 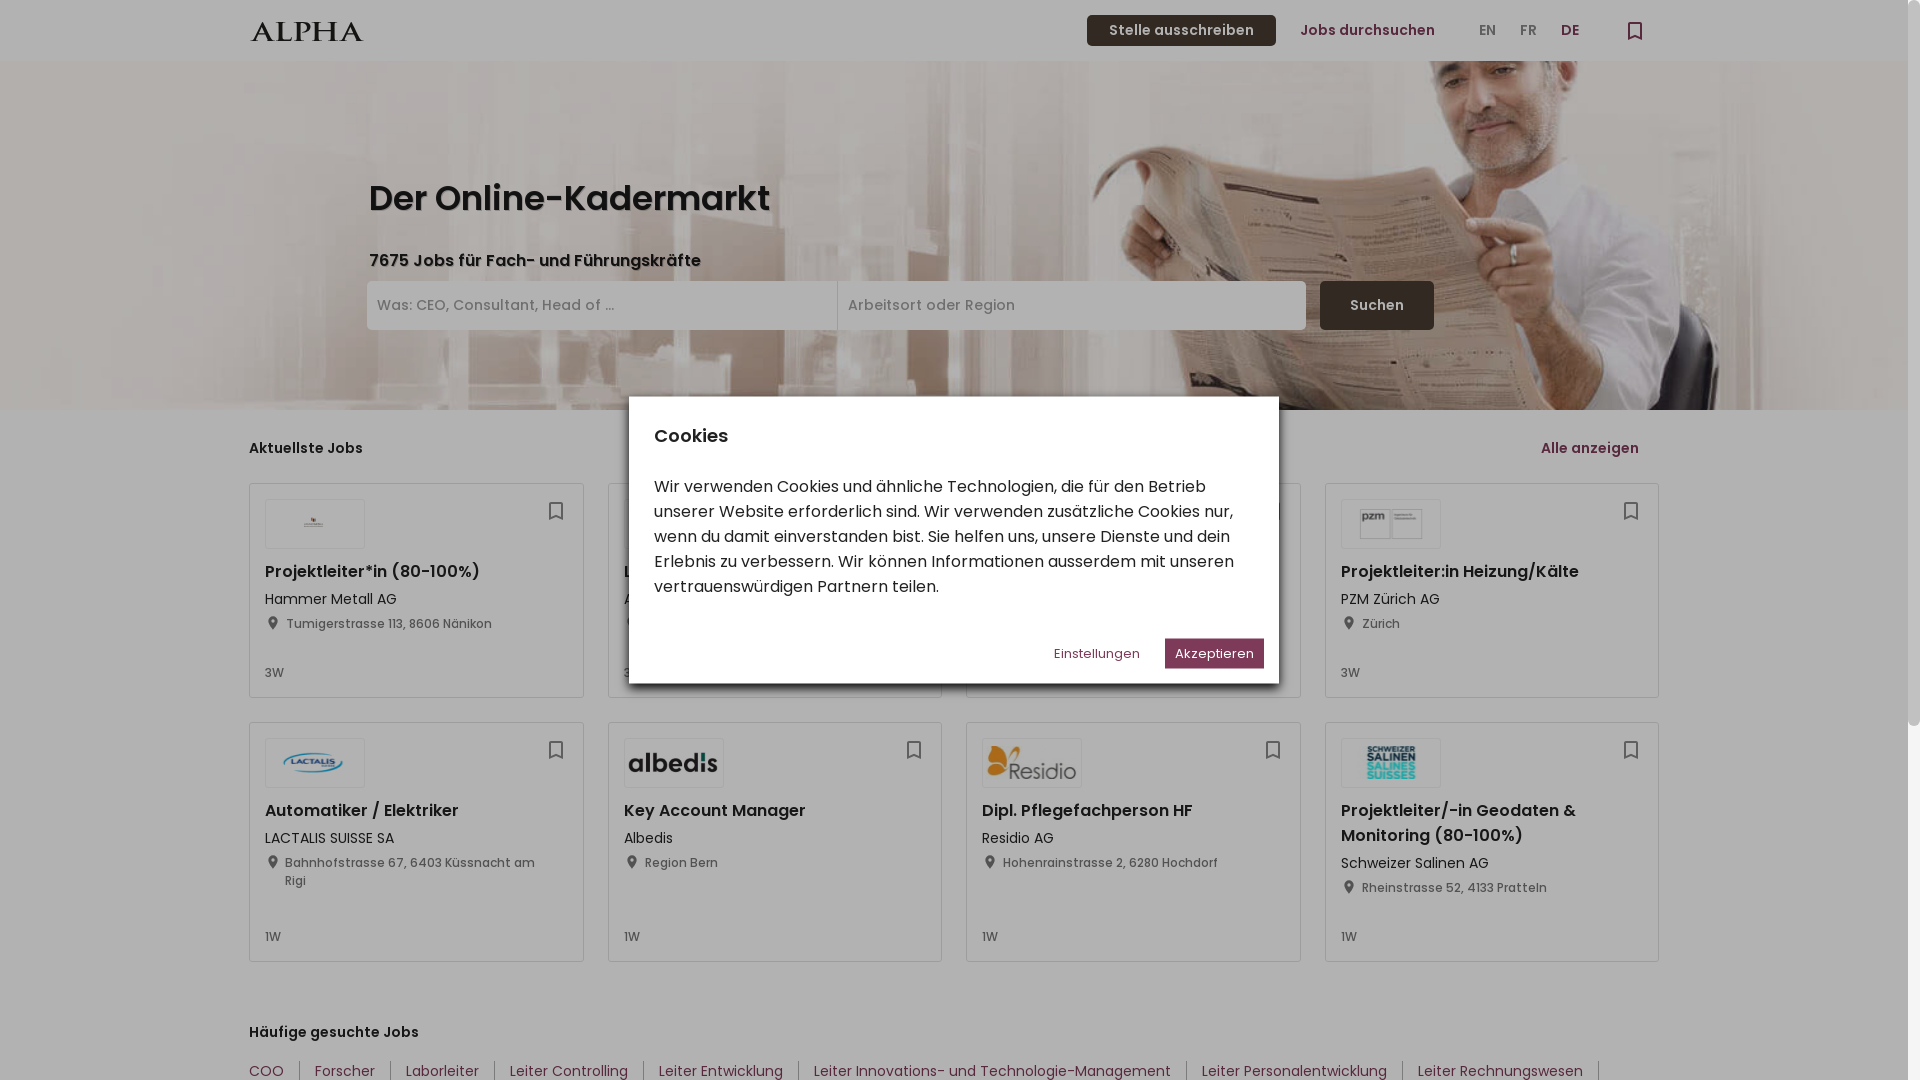 What do you see at coordinates (1213, 652) in the screenshot?
I see `'Akzeptieren'` at bounding box center [1213, 652].